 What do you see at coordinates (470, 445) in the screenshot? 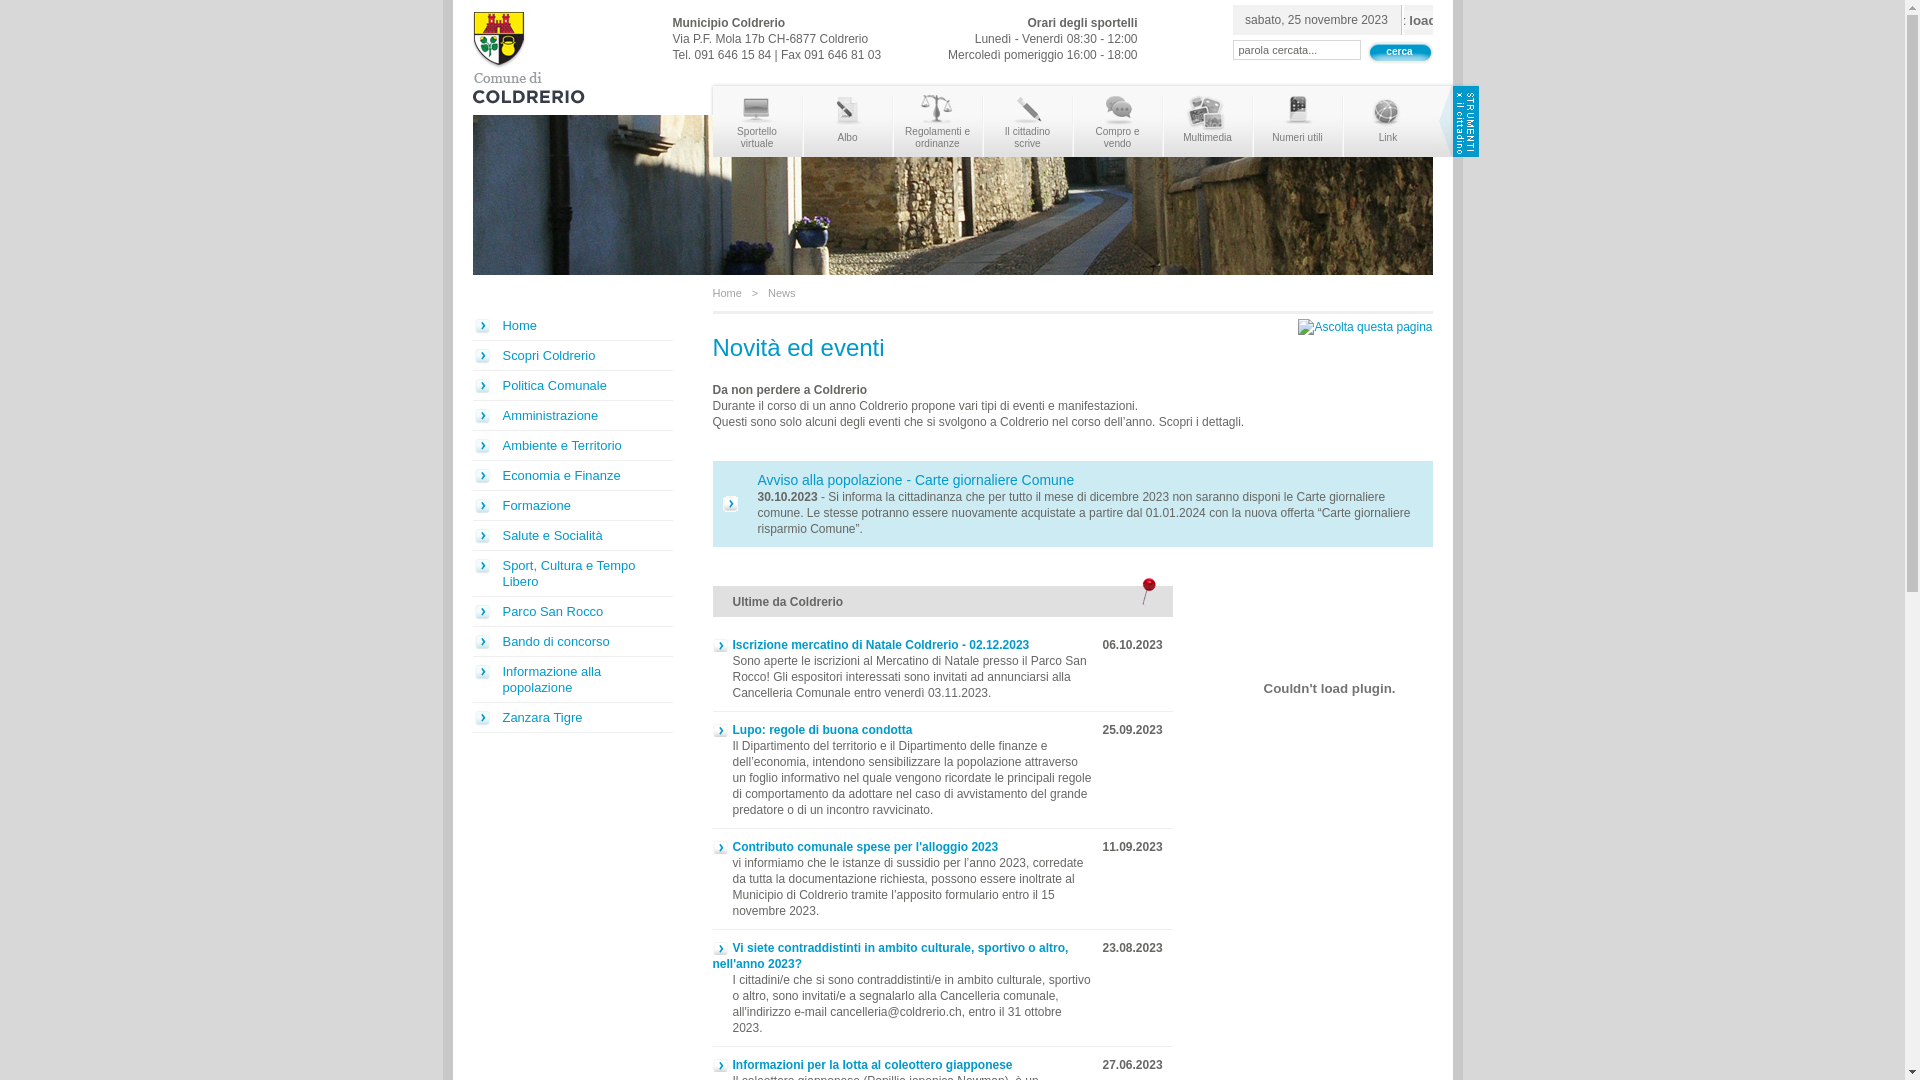
I see `'Ambiente e Territorio'` at bounding box center [470, 445].